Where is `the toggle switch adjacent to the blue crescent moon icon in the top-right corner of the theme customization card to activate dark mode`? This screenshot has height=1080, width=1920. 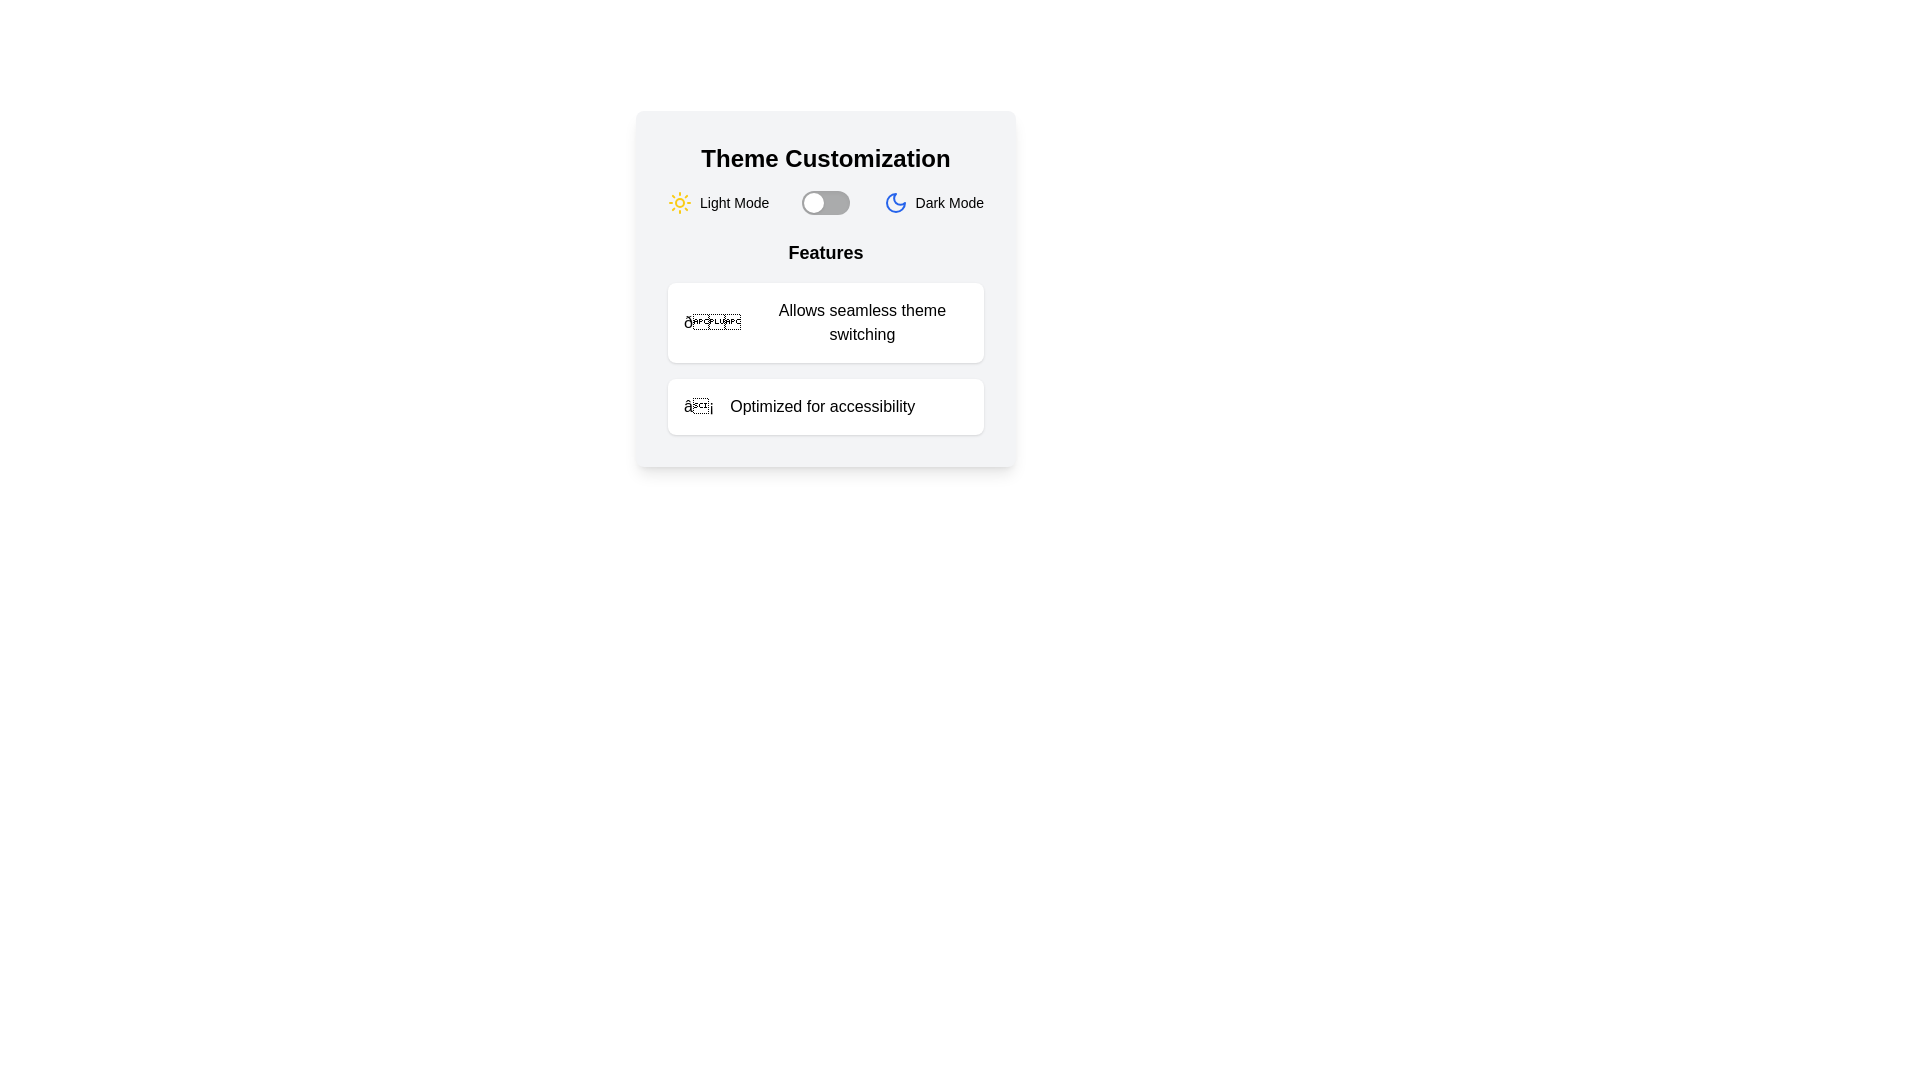
the toggle switch adjacent to the blue crescent moon icon in the top-right corner of the theme customization card to activate dark mode is located at coordinates (894, 203).